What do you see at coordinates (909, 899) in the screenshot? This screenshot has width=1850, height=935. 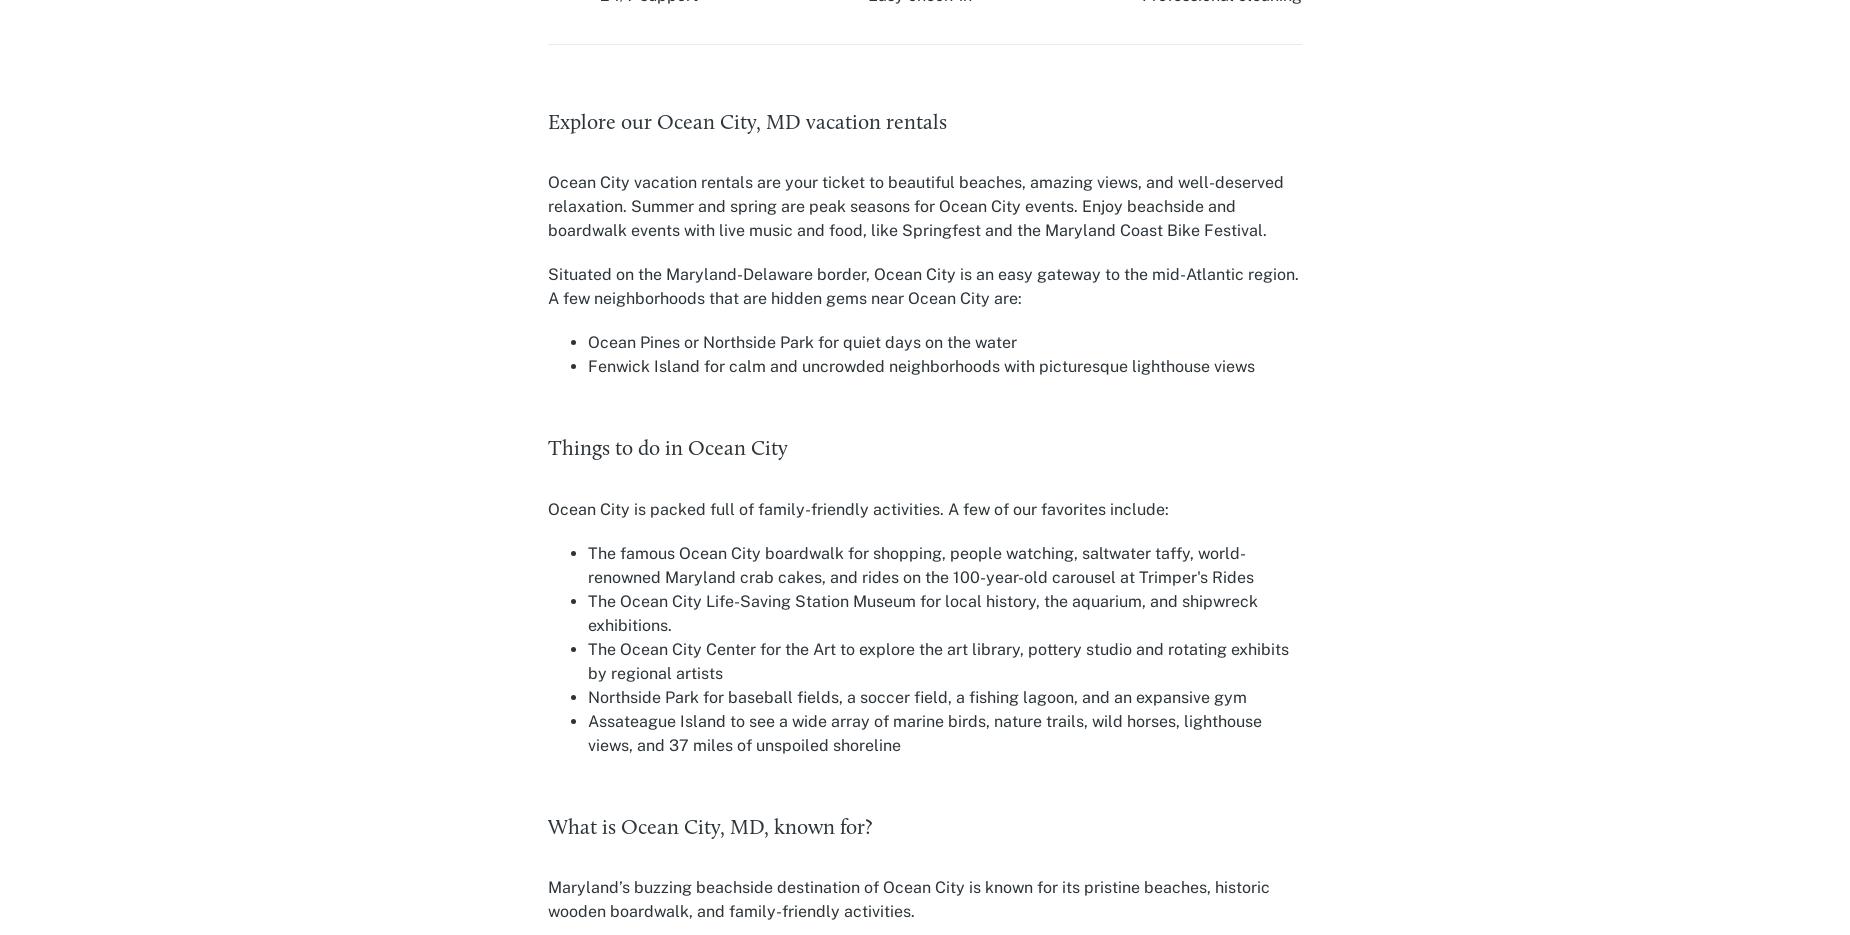 I see `'Maryland’s buzzing beachside destination of Ocean City is known for its pristine beaches, historic wooden boardwalk, and family-friendly activities.'` at bounding box center [909, 899].